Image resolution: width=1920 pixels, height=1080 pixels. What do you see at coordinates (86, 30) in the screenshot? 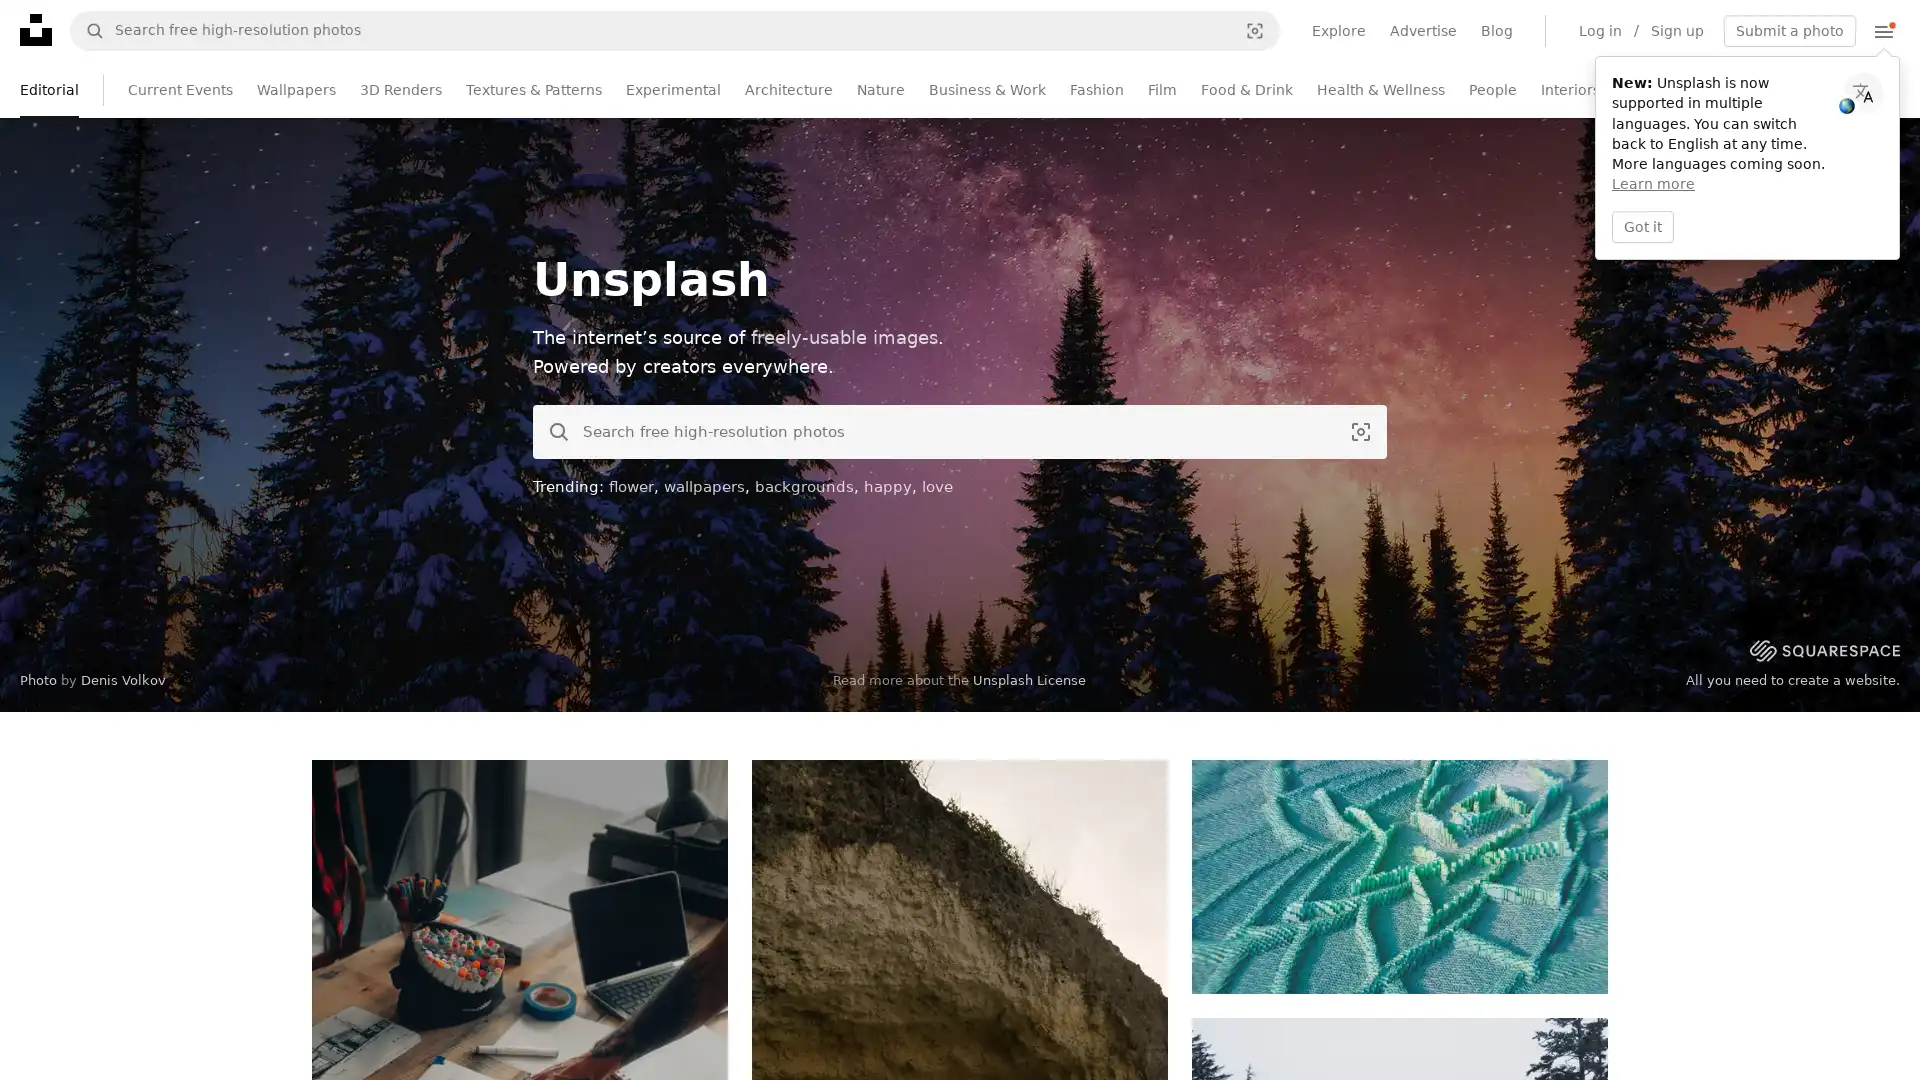
I see `Search Unsplash` at bounding box center [86, 30].